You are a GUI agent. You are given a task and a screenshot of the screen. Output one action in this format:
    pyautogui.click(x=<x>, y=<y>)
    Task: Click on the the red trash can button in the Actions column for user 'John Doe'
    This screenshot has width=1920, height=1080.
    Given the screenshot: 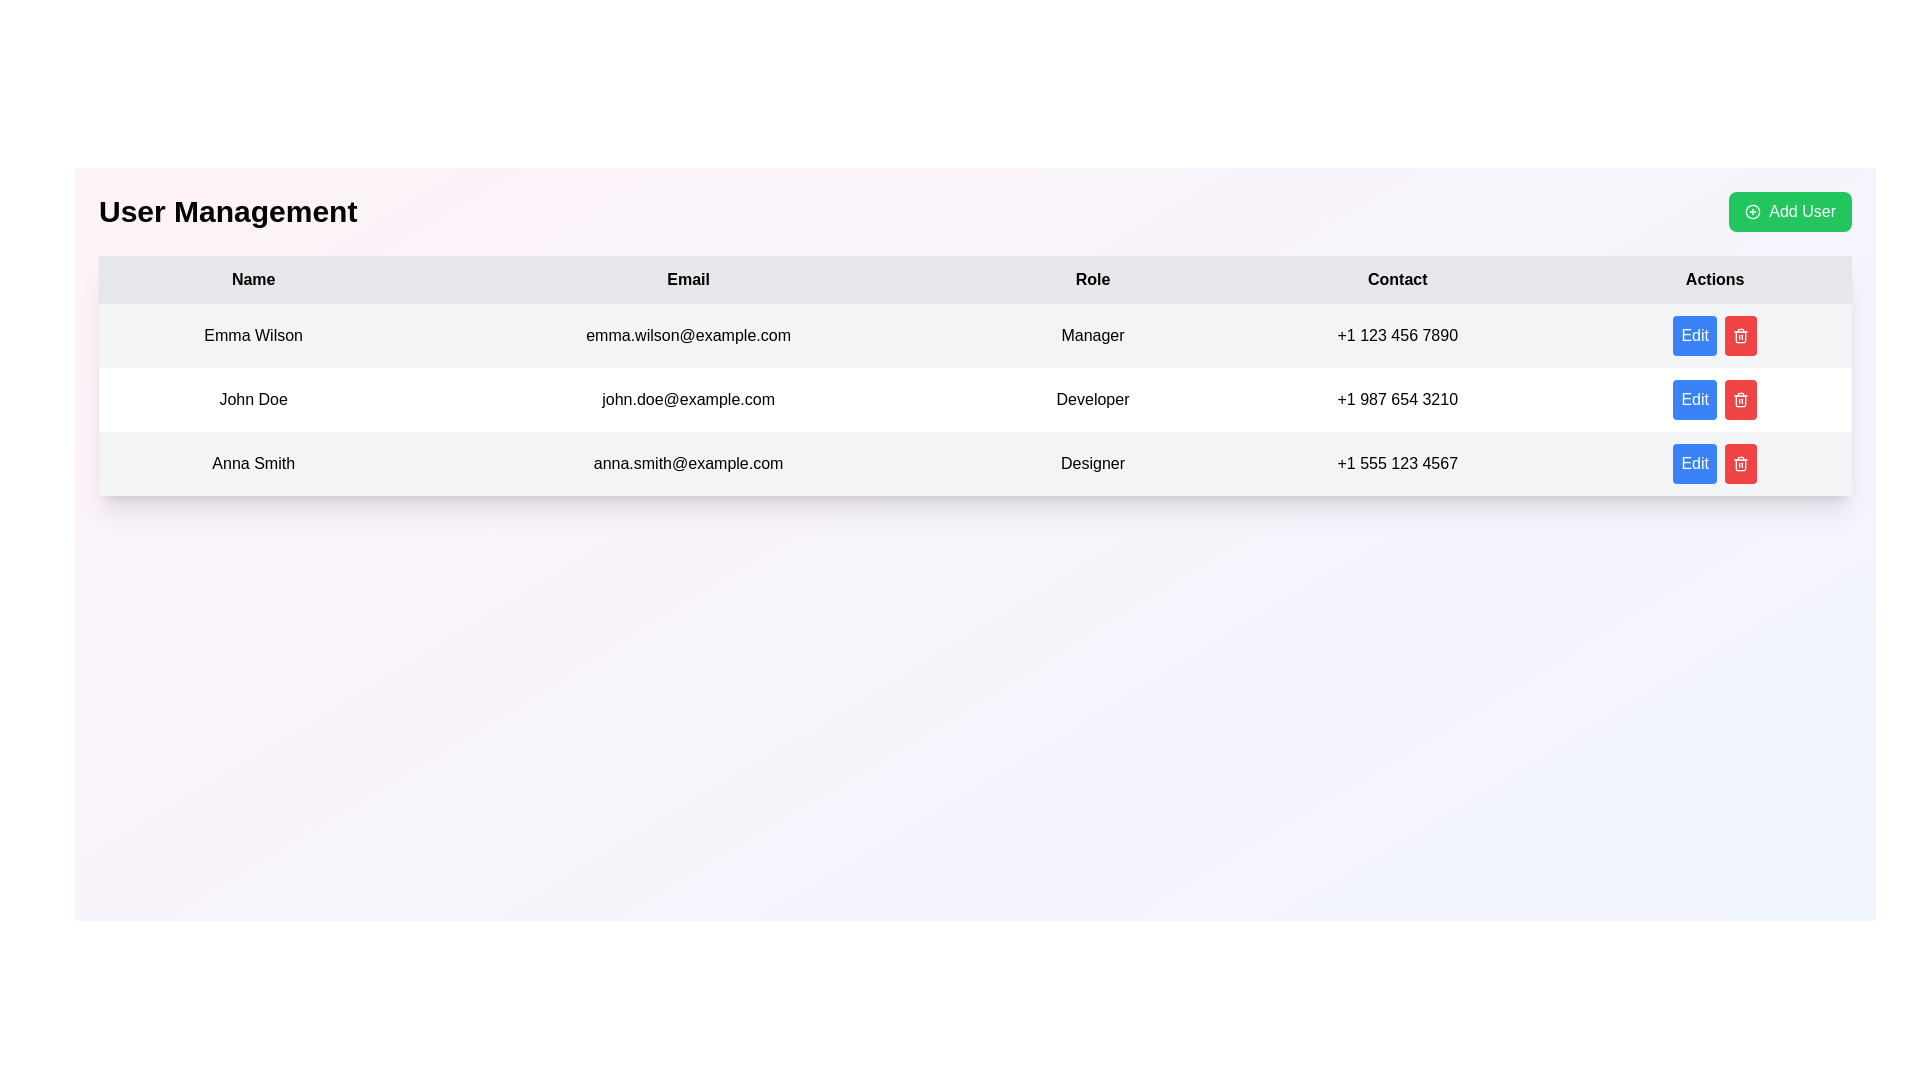 What is the action you would take?
    pyautogui.click(x=1740, y=400)
    